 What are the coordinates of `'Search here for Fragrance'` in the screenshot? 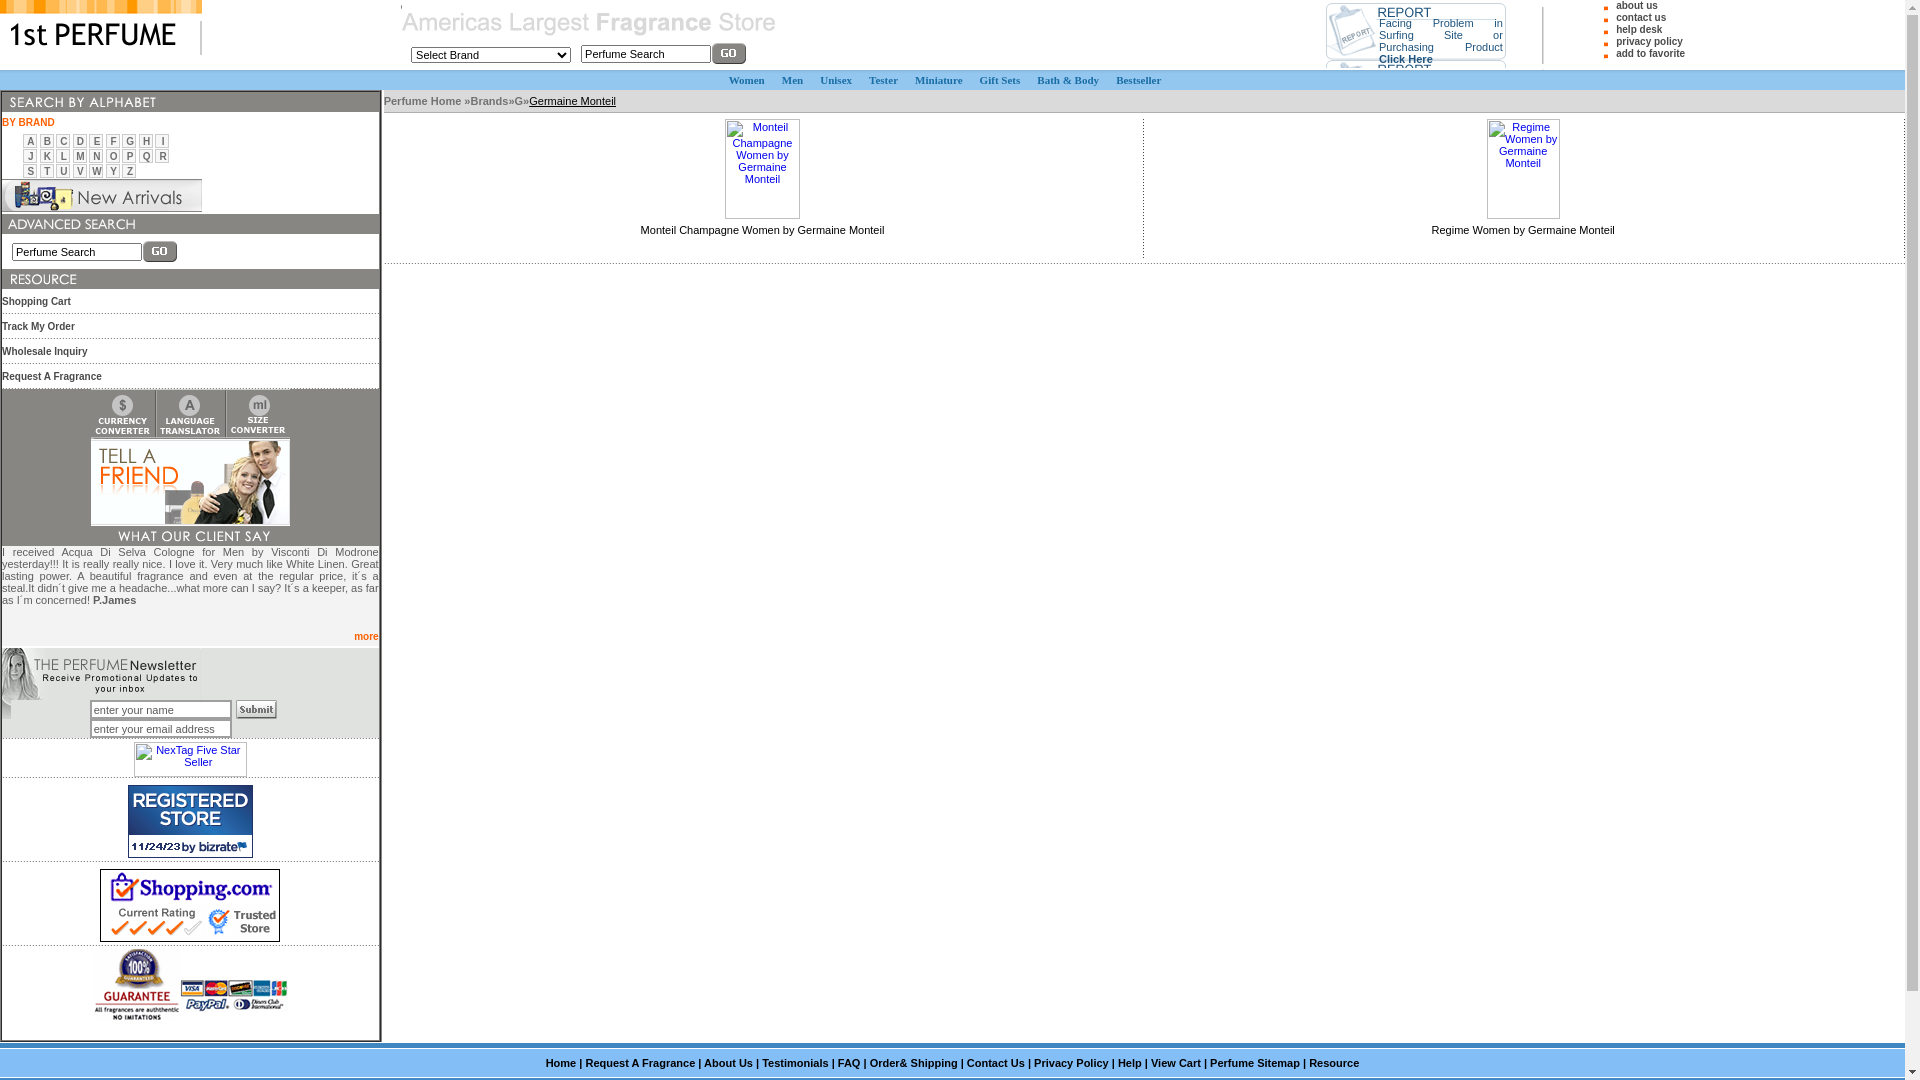 It's located at (1, 224).